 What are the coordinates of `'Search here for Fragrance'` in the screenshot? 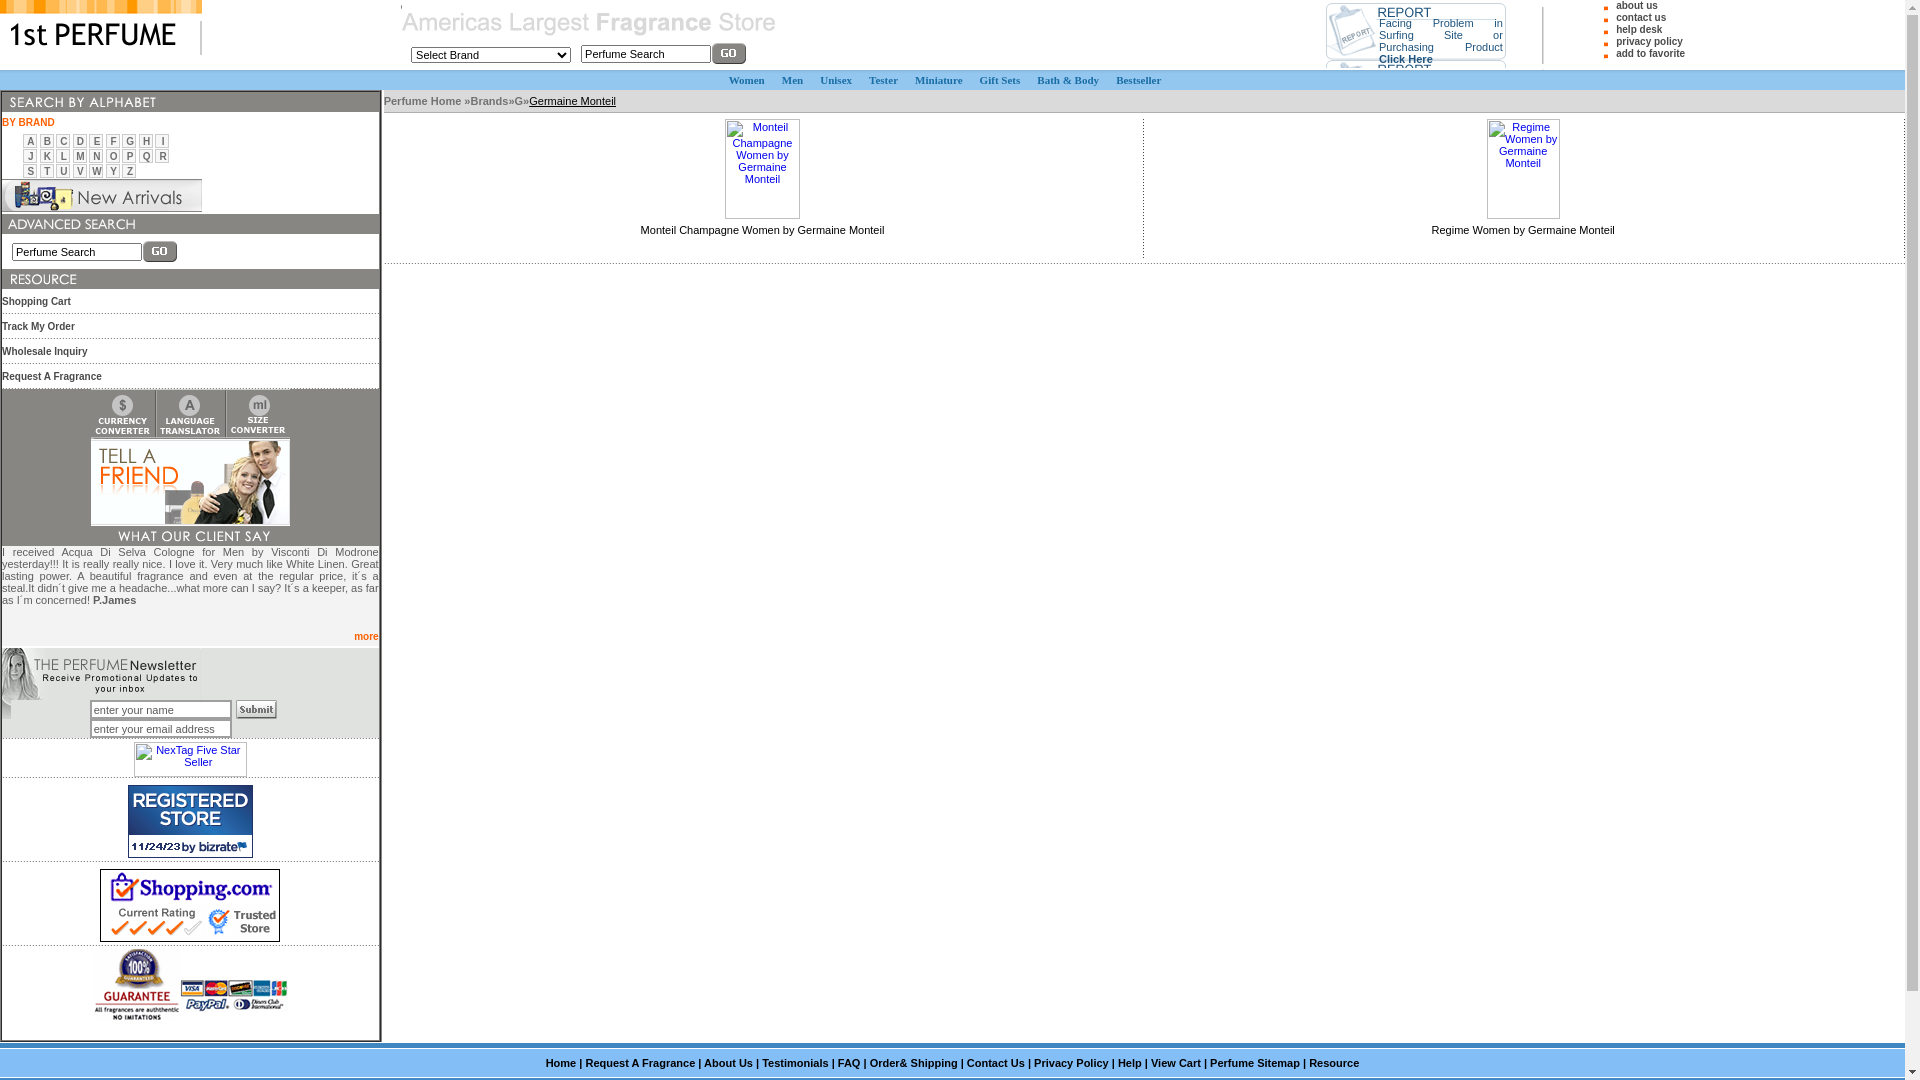 It's located at (1, 224).